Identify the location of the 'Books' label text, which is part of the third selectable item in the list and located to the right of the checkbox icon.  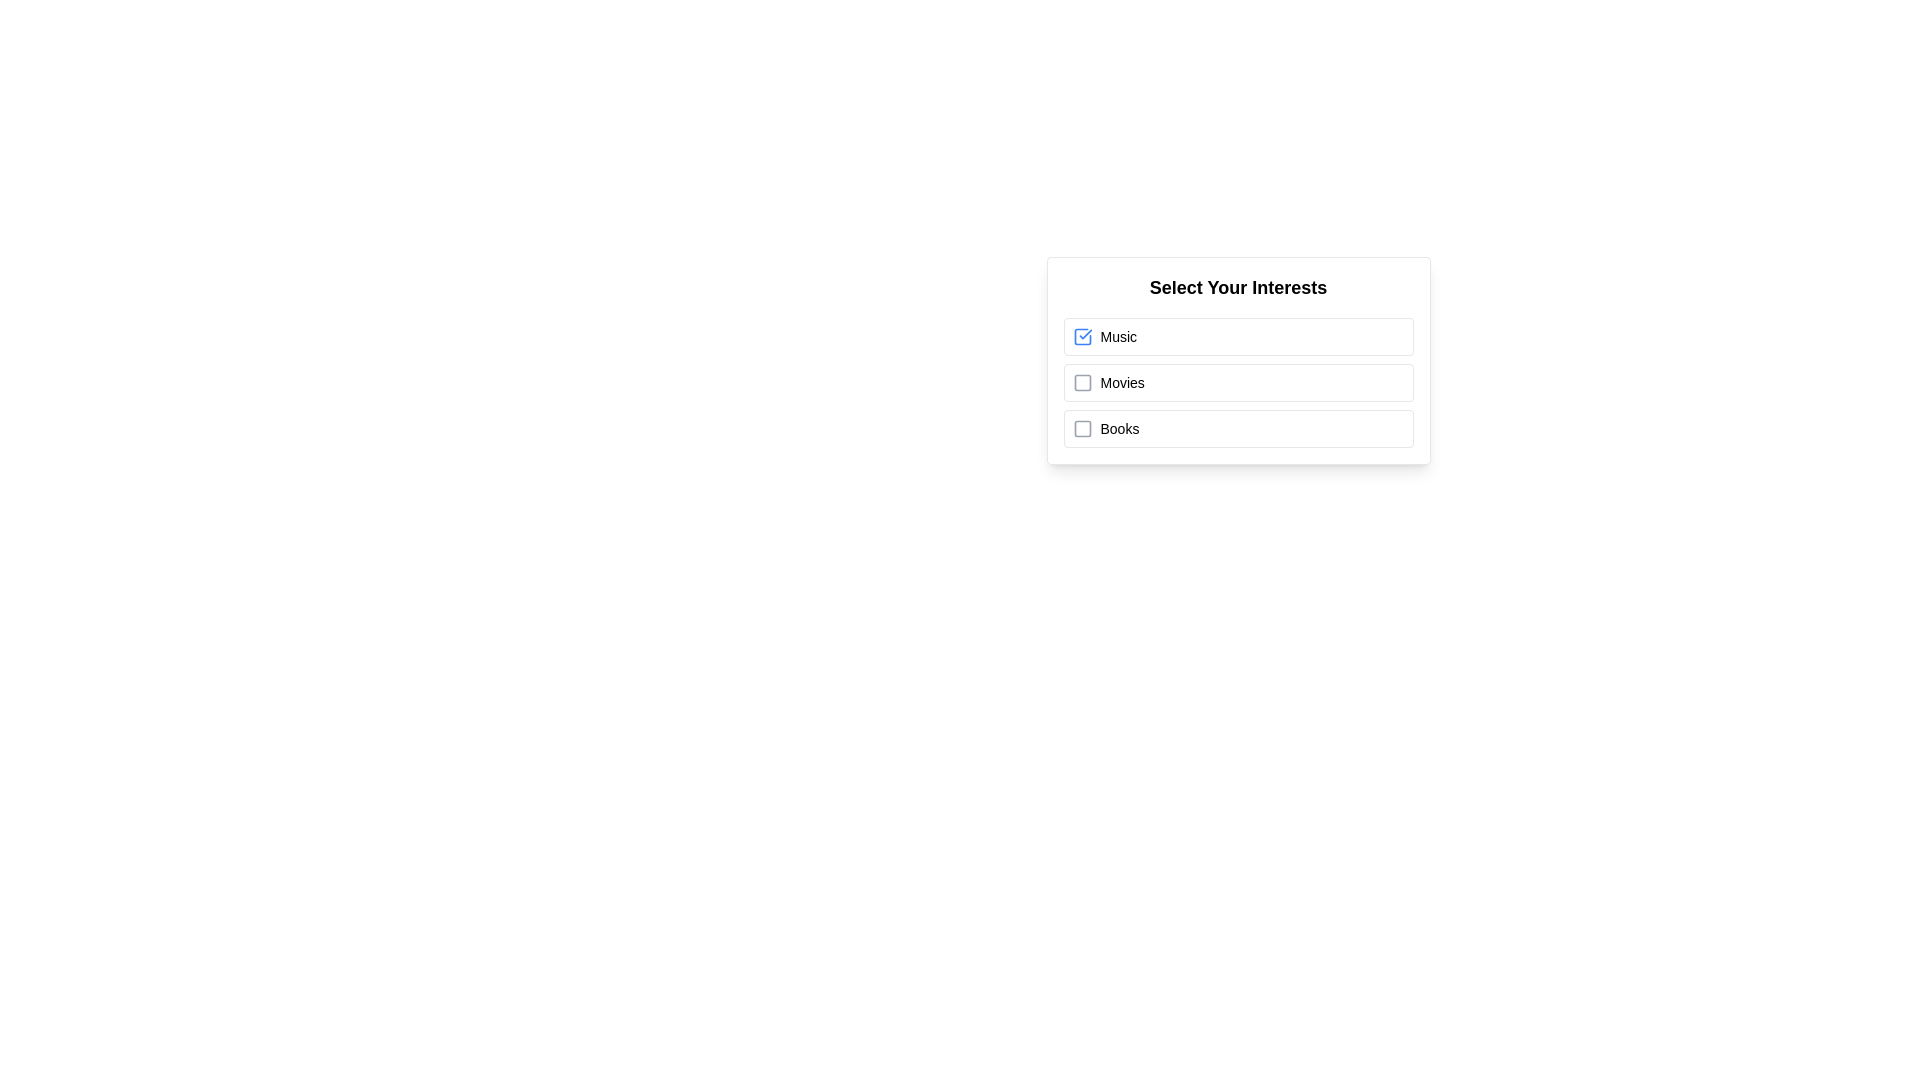
(1118, 427).